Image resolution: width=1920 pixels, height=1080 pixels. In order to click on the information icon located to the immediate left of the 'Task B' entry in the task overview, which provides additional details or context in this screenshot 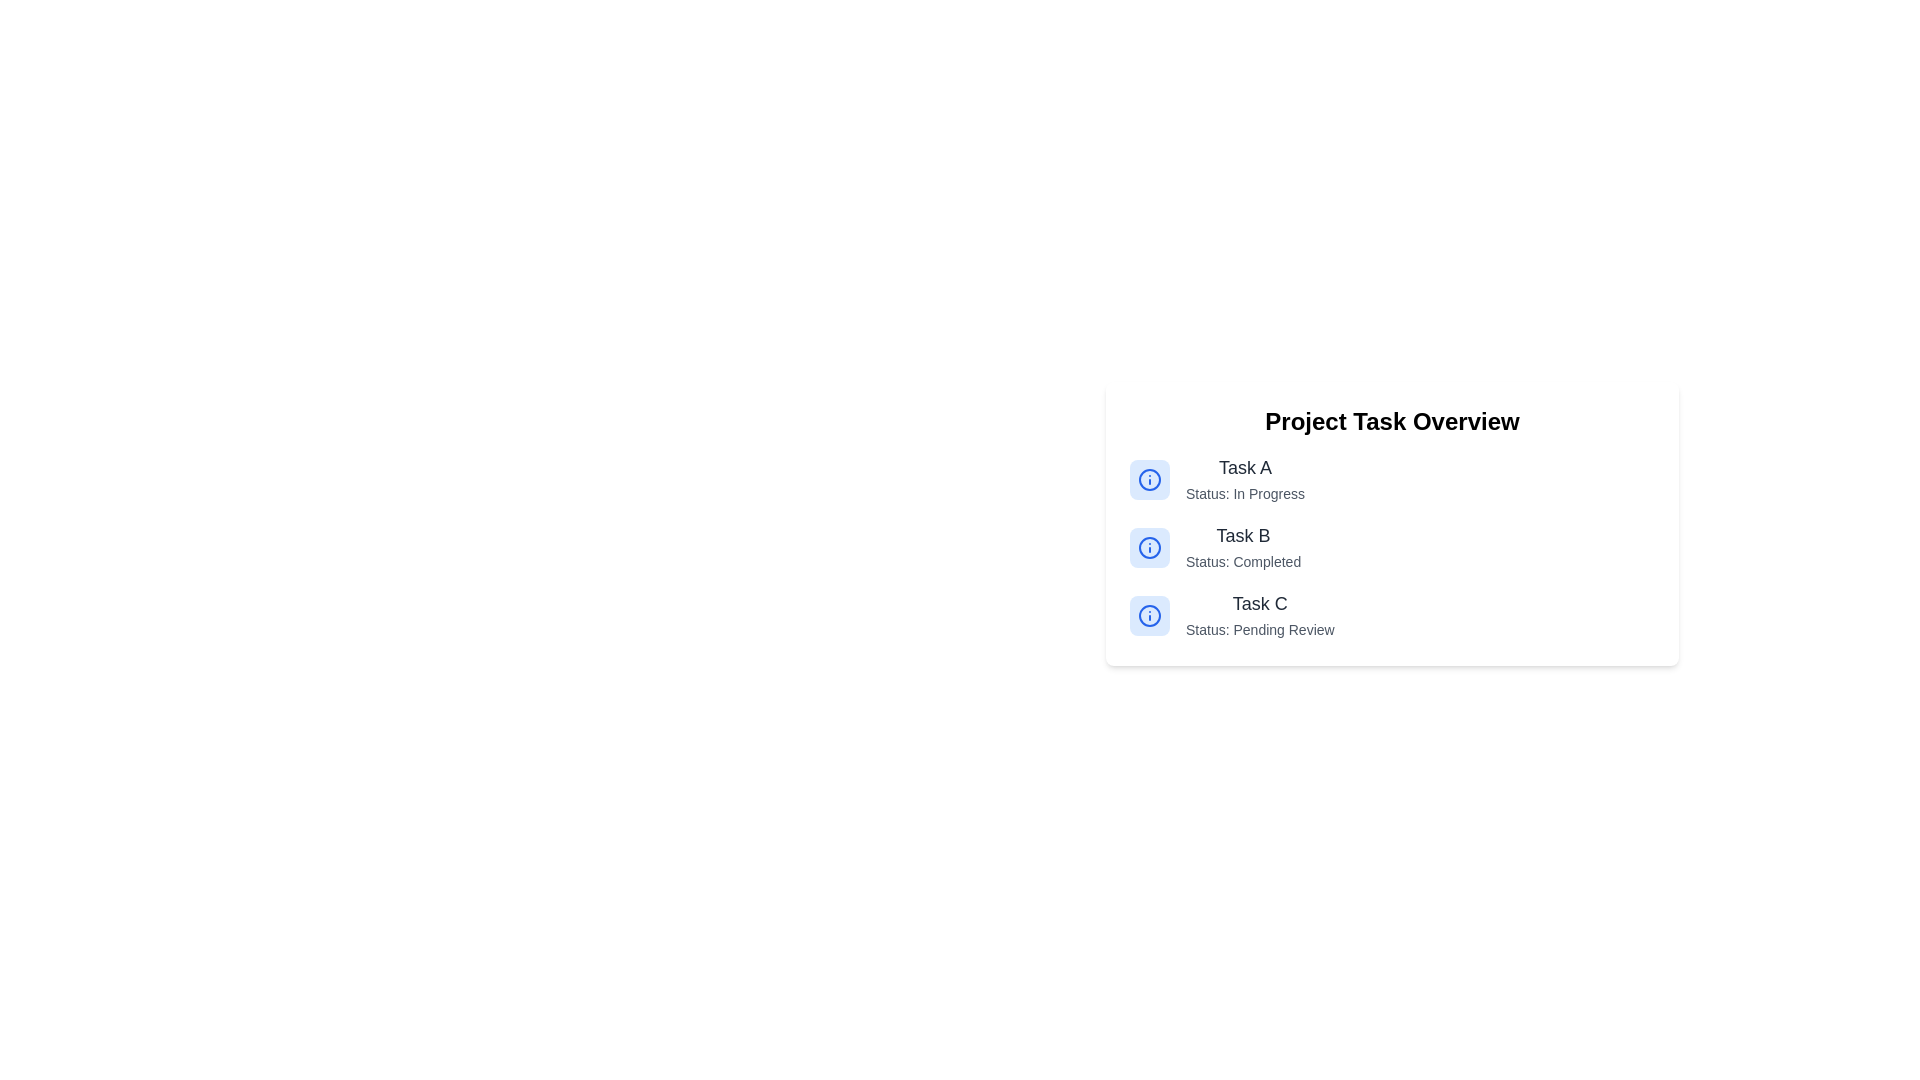, I will do `click(1150, 547)`.